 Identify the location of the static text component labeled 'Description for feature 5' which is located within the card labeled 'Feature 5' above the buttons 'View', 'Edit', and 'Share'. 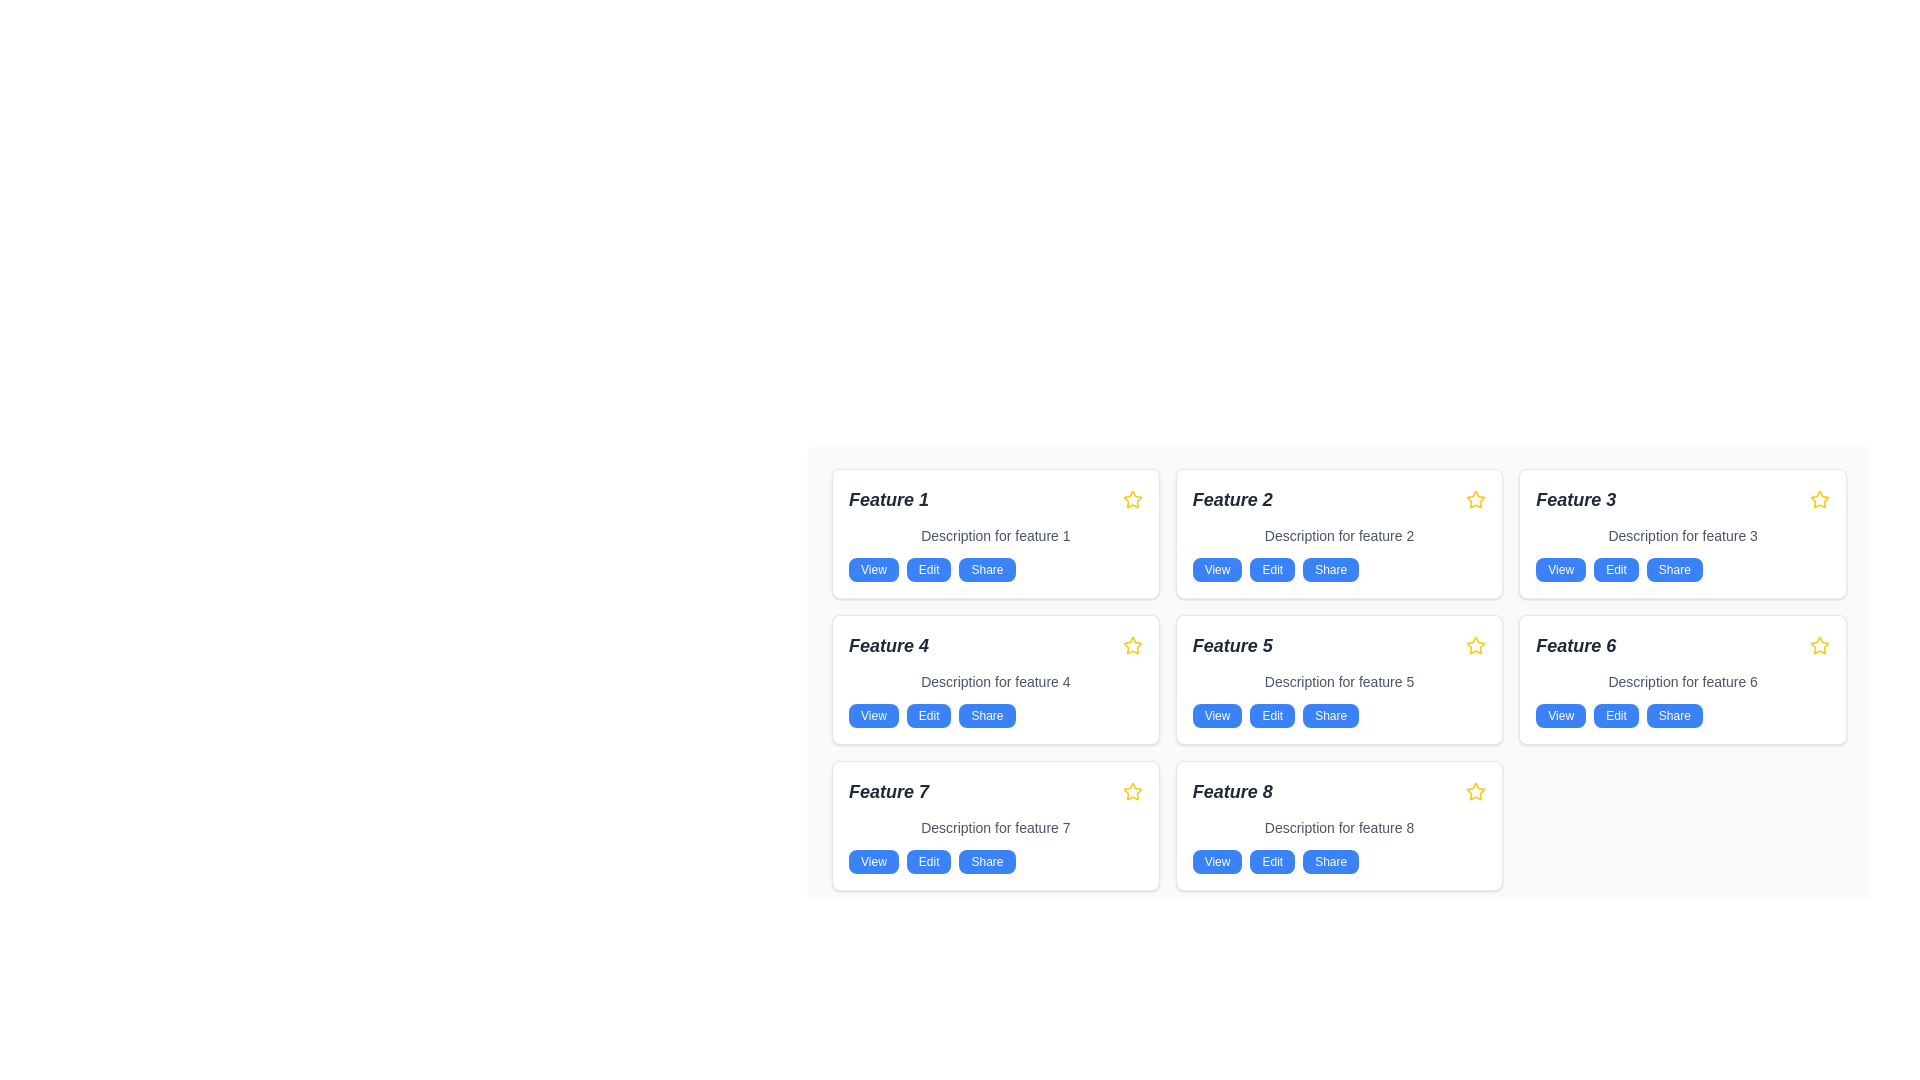
(1339, 681).